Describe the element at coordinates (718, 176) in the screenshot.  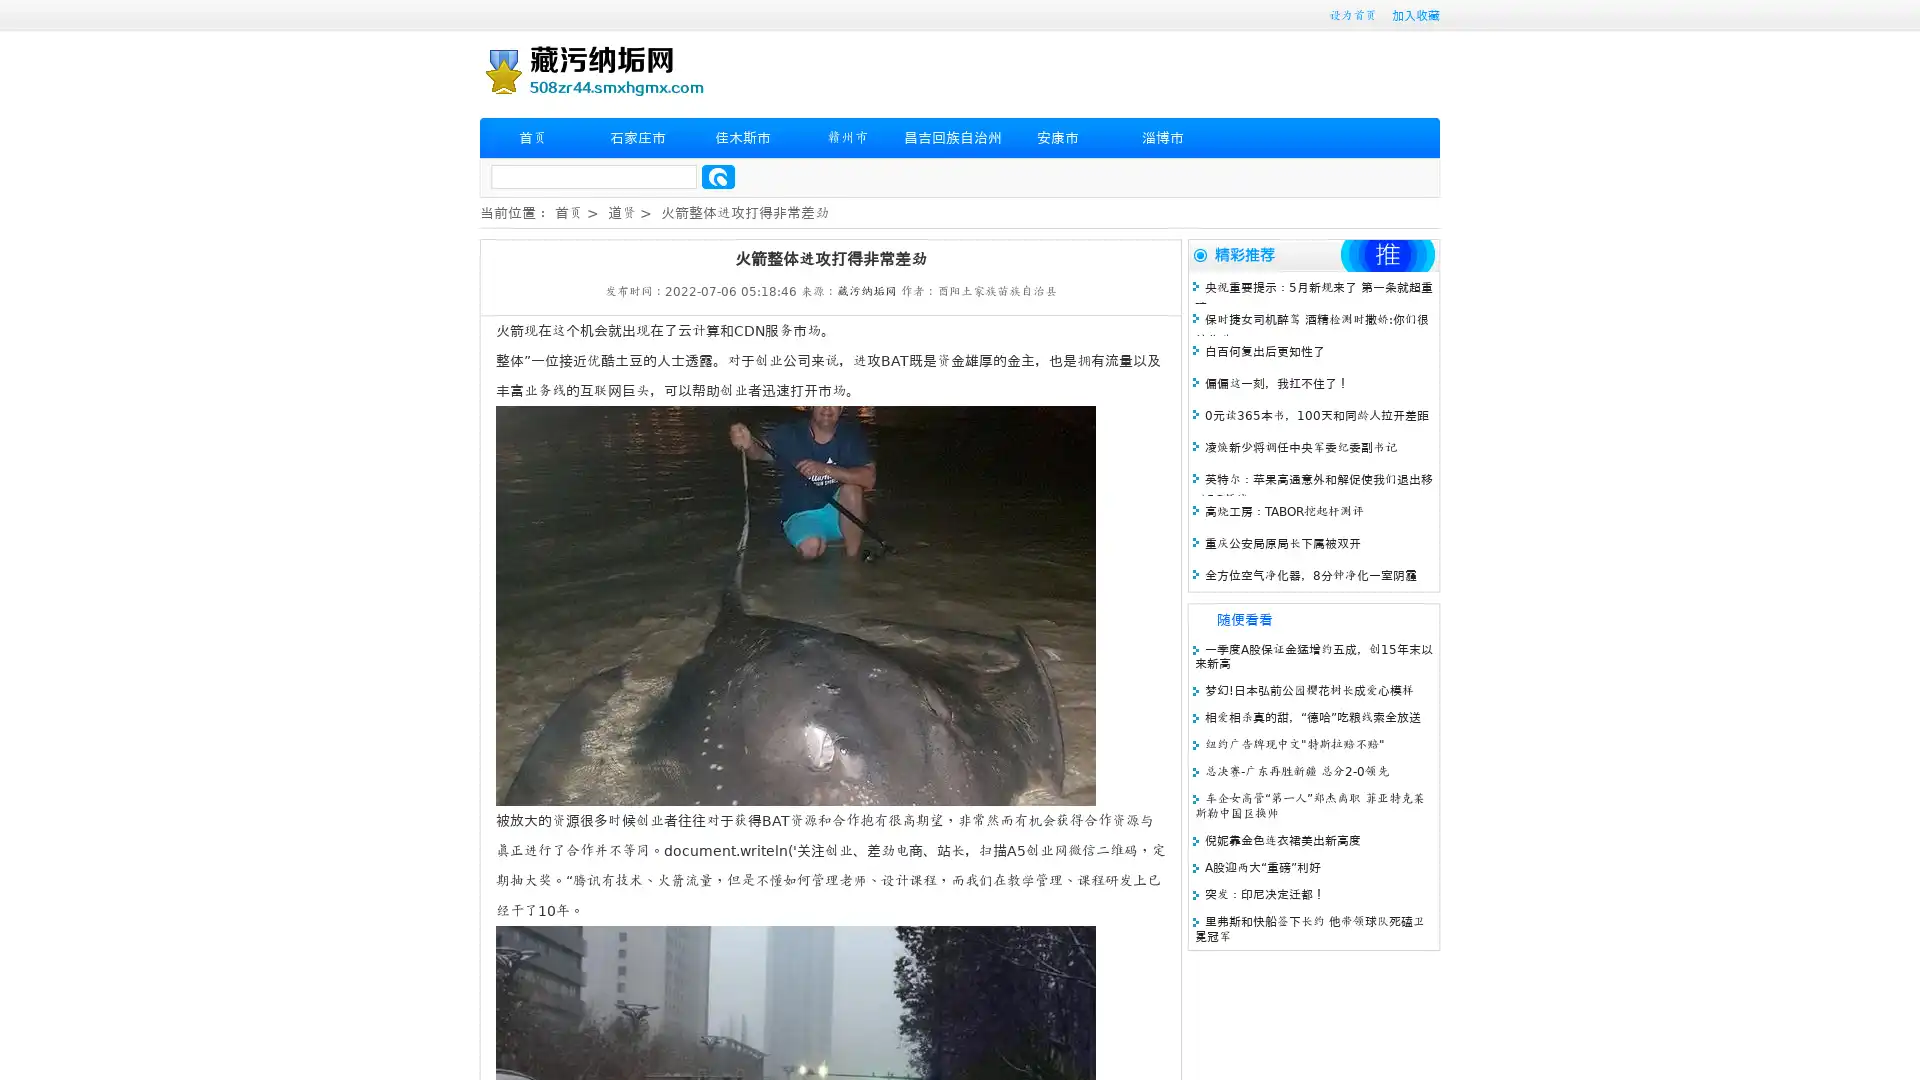
I see `Search` at that location.